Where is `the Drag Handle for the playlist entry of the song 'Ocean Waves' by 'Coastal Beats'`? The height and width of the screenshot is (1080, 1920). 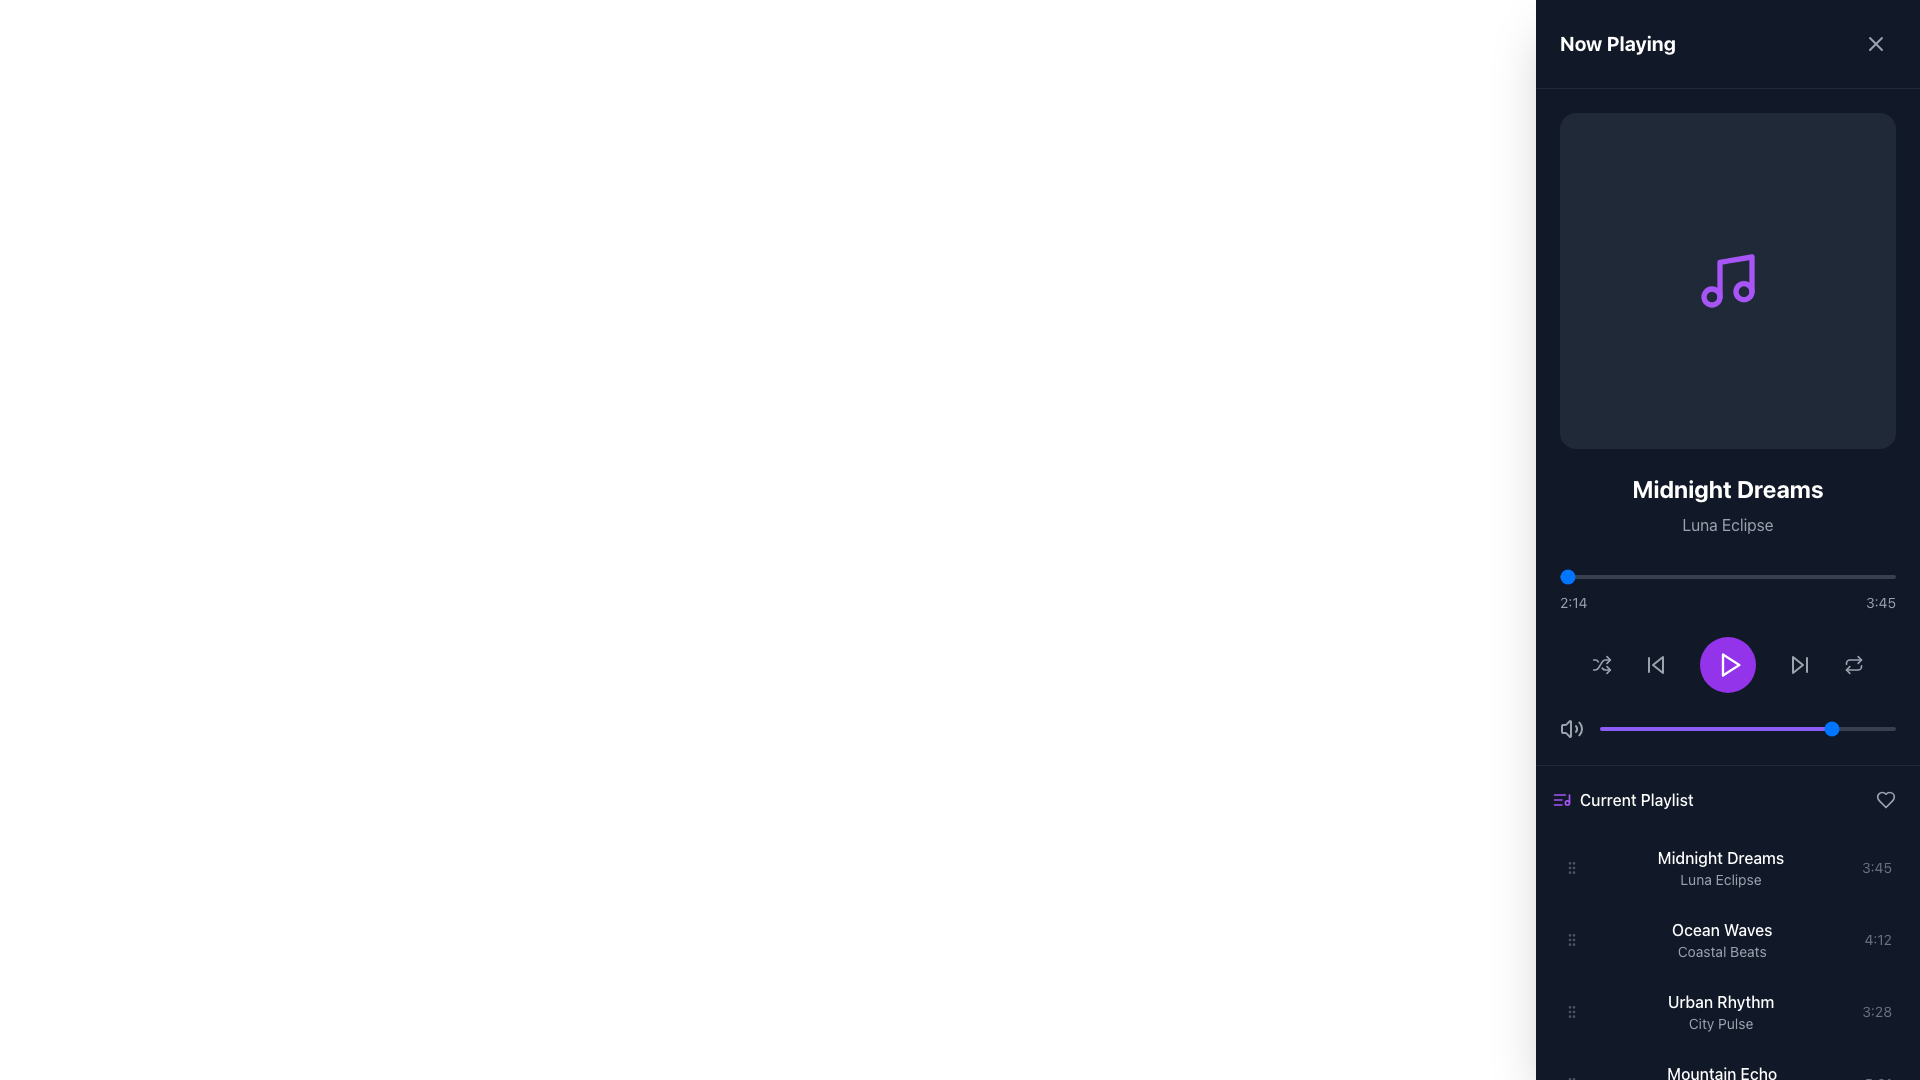 the Drag Handle for the playlist entry of the song 'Ocean Waves' by 'Coastal Beats' is located at coordinates (1570, 940).